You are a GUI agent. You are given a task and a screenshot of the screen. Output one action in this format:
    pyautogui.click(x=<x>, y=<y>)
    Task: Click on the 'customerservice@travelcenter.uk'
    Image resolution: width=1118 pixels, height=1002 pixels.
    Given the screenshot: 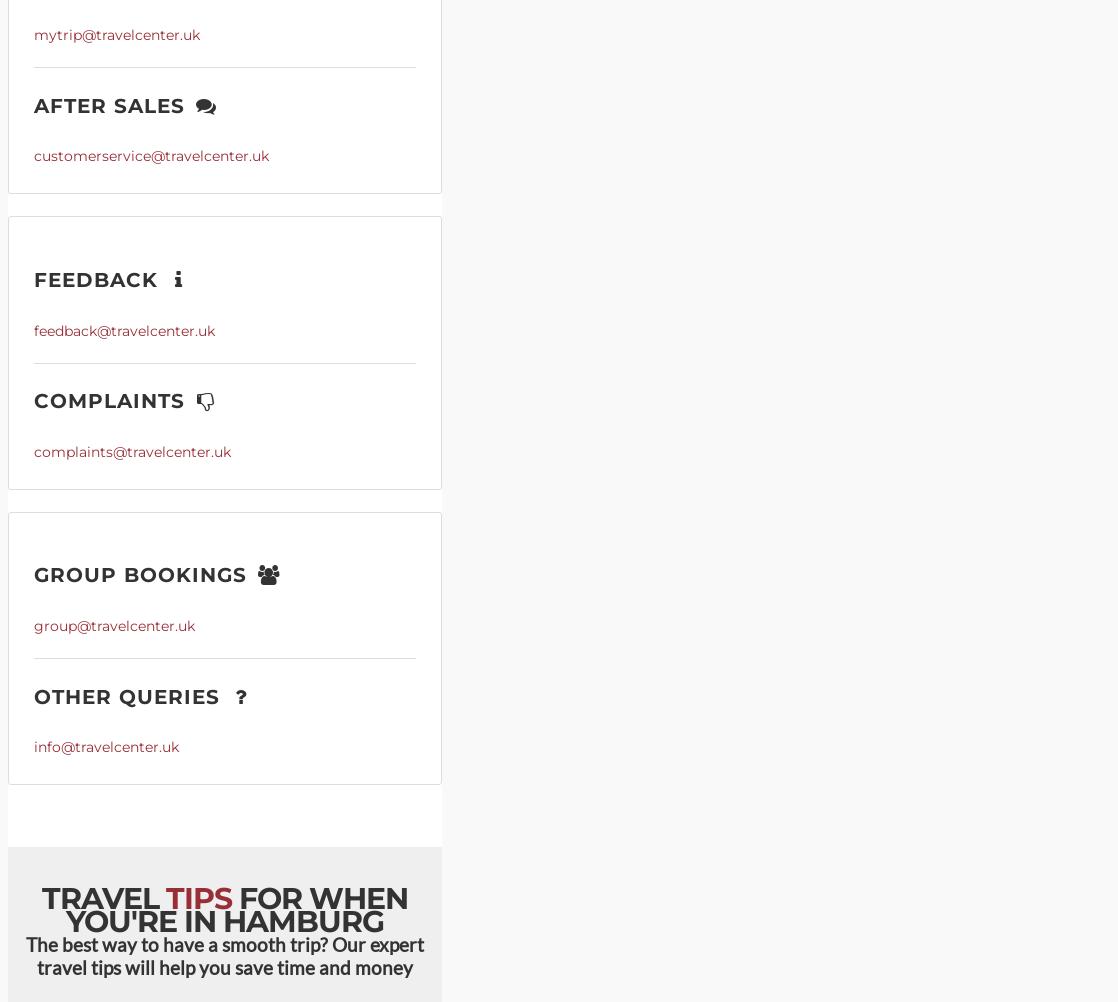 What is the action you would take?
    pyautogui.click(x=151, y=155)
    